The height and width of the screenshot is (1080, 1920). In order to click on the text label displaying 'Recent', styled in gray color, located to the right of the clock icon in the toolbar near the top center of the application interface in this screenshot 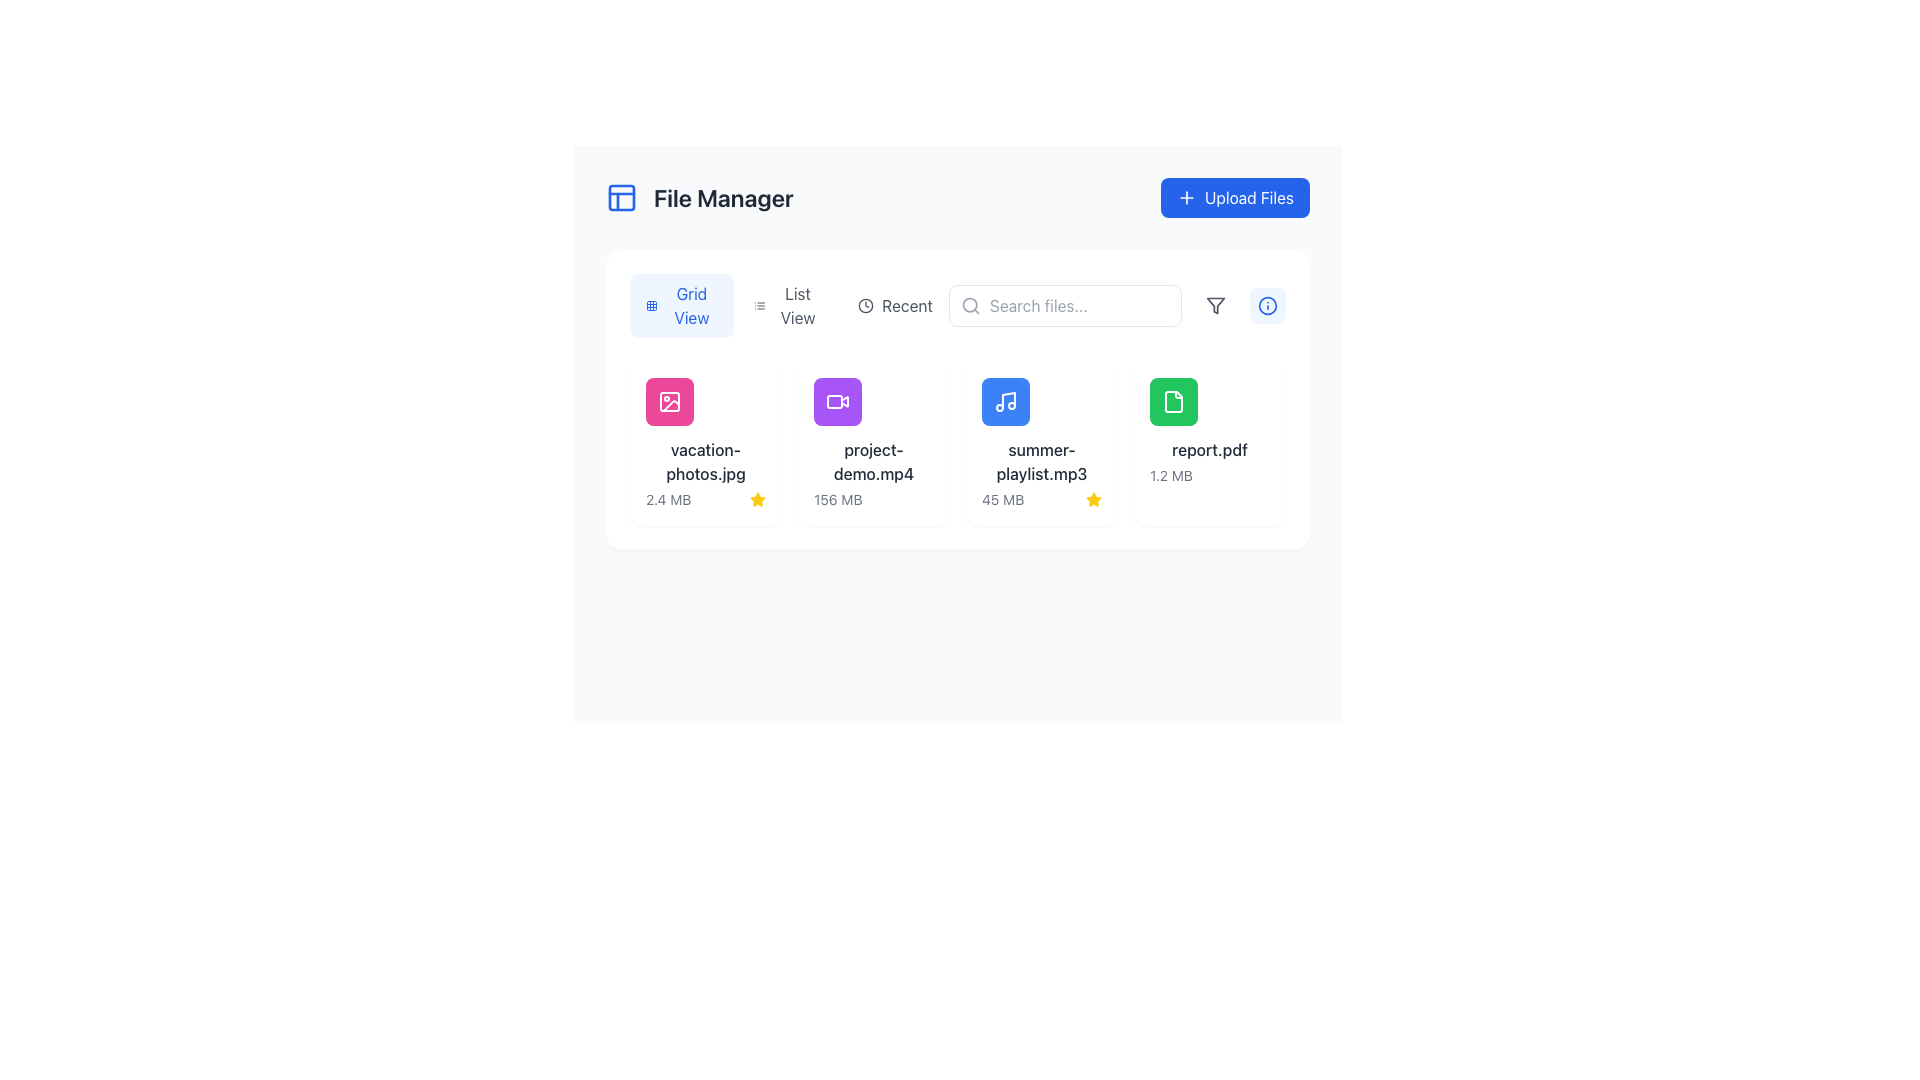, I will do `click(906, 305)`.